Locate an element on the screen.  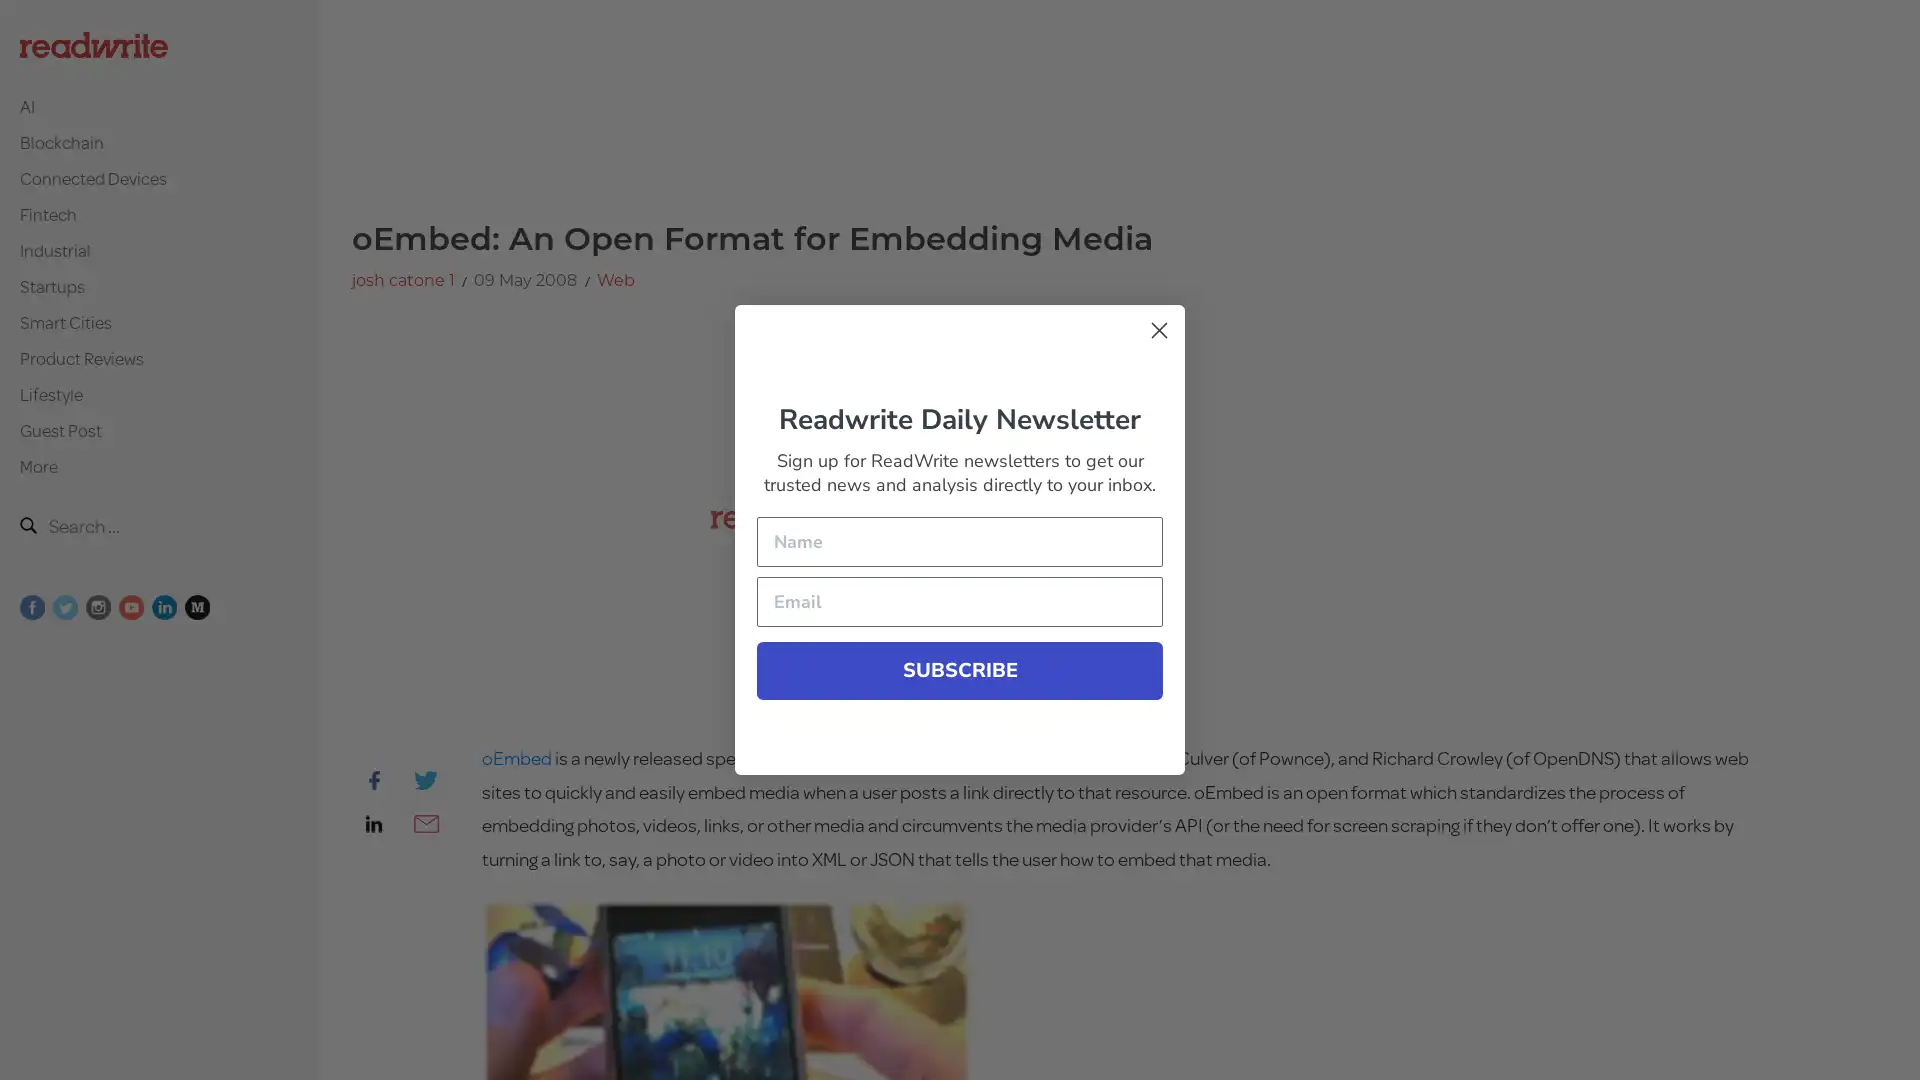
Close form is located at coordinates (1159, 329).